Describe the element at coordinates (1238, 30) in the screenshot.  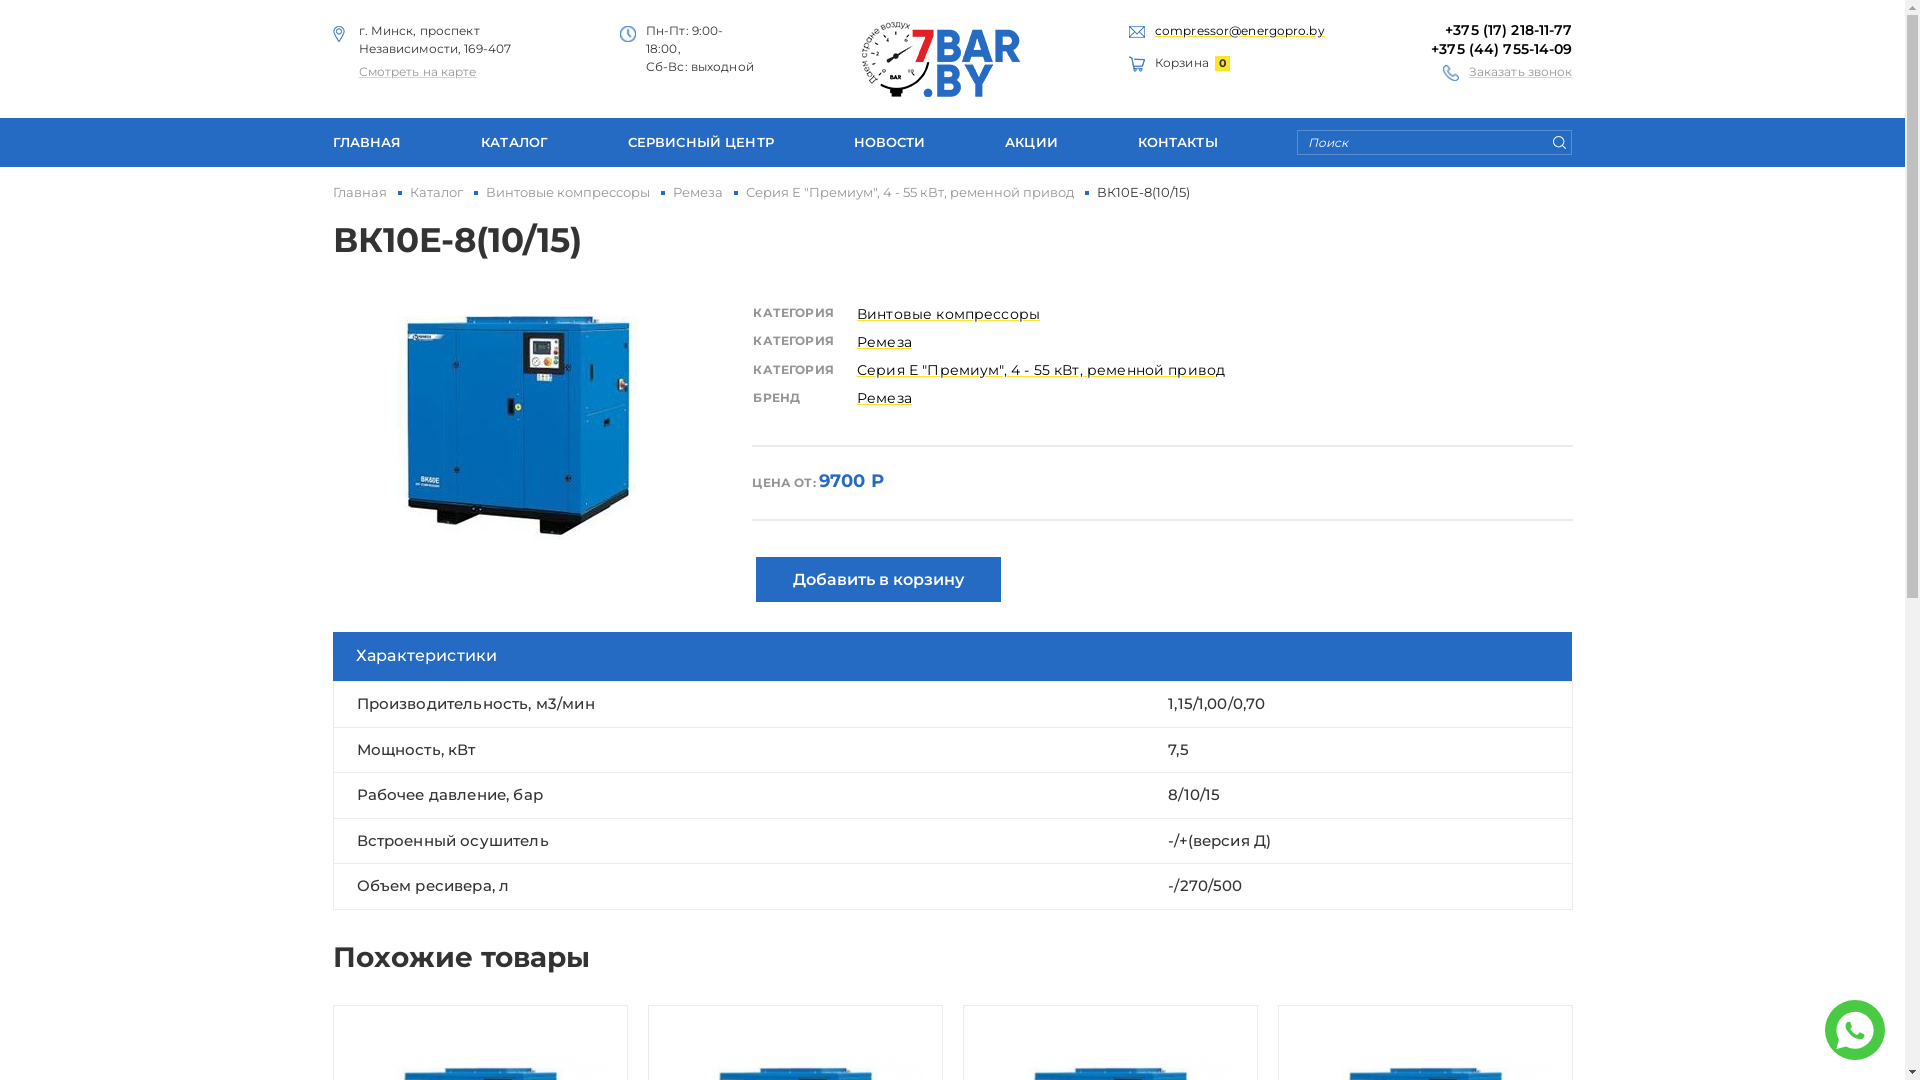
I see `'compressor@energopro.by'` at that location.